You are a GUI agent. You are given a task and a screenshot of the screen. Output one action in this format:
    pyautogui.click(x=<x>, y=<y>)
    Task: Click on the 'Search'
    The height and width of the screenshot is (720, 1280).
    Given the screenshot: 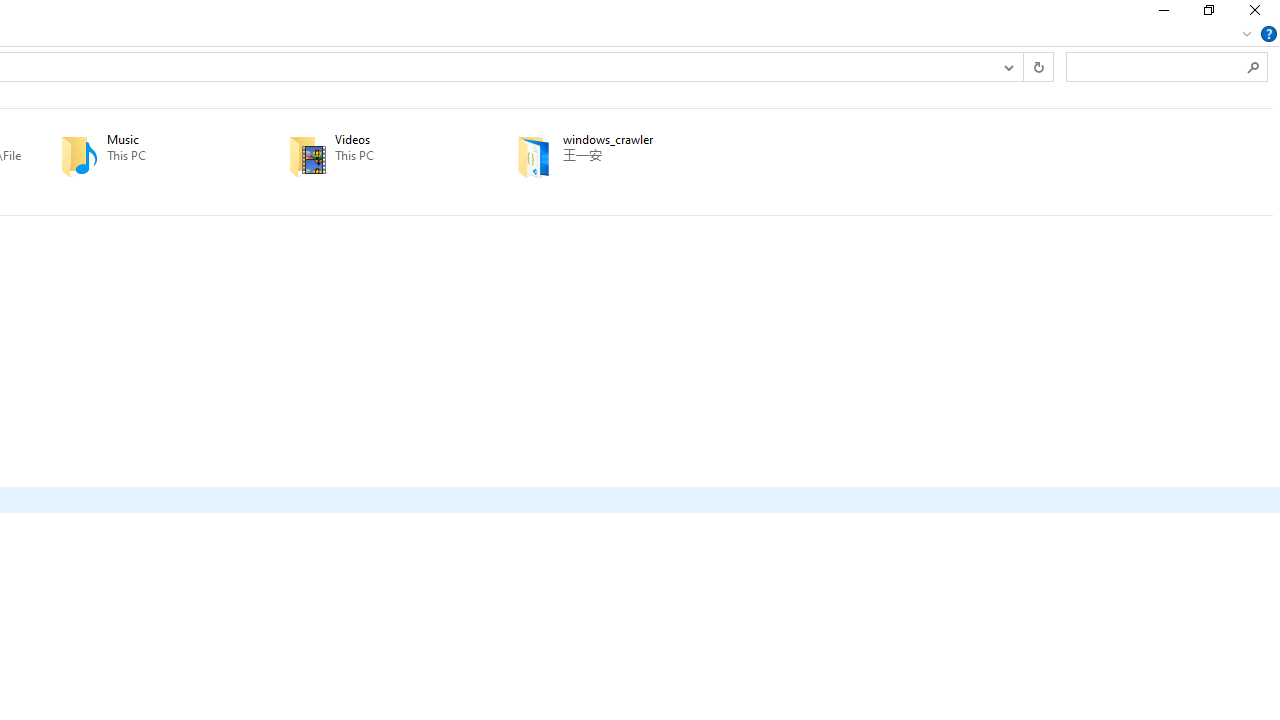 What is the action you would take?
    pyautogui.click(x=1252, y=65)
    